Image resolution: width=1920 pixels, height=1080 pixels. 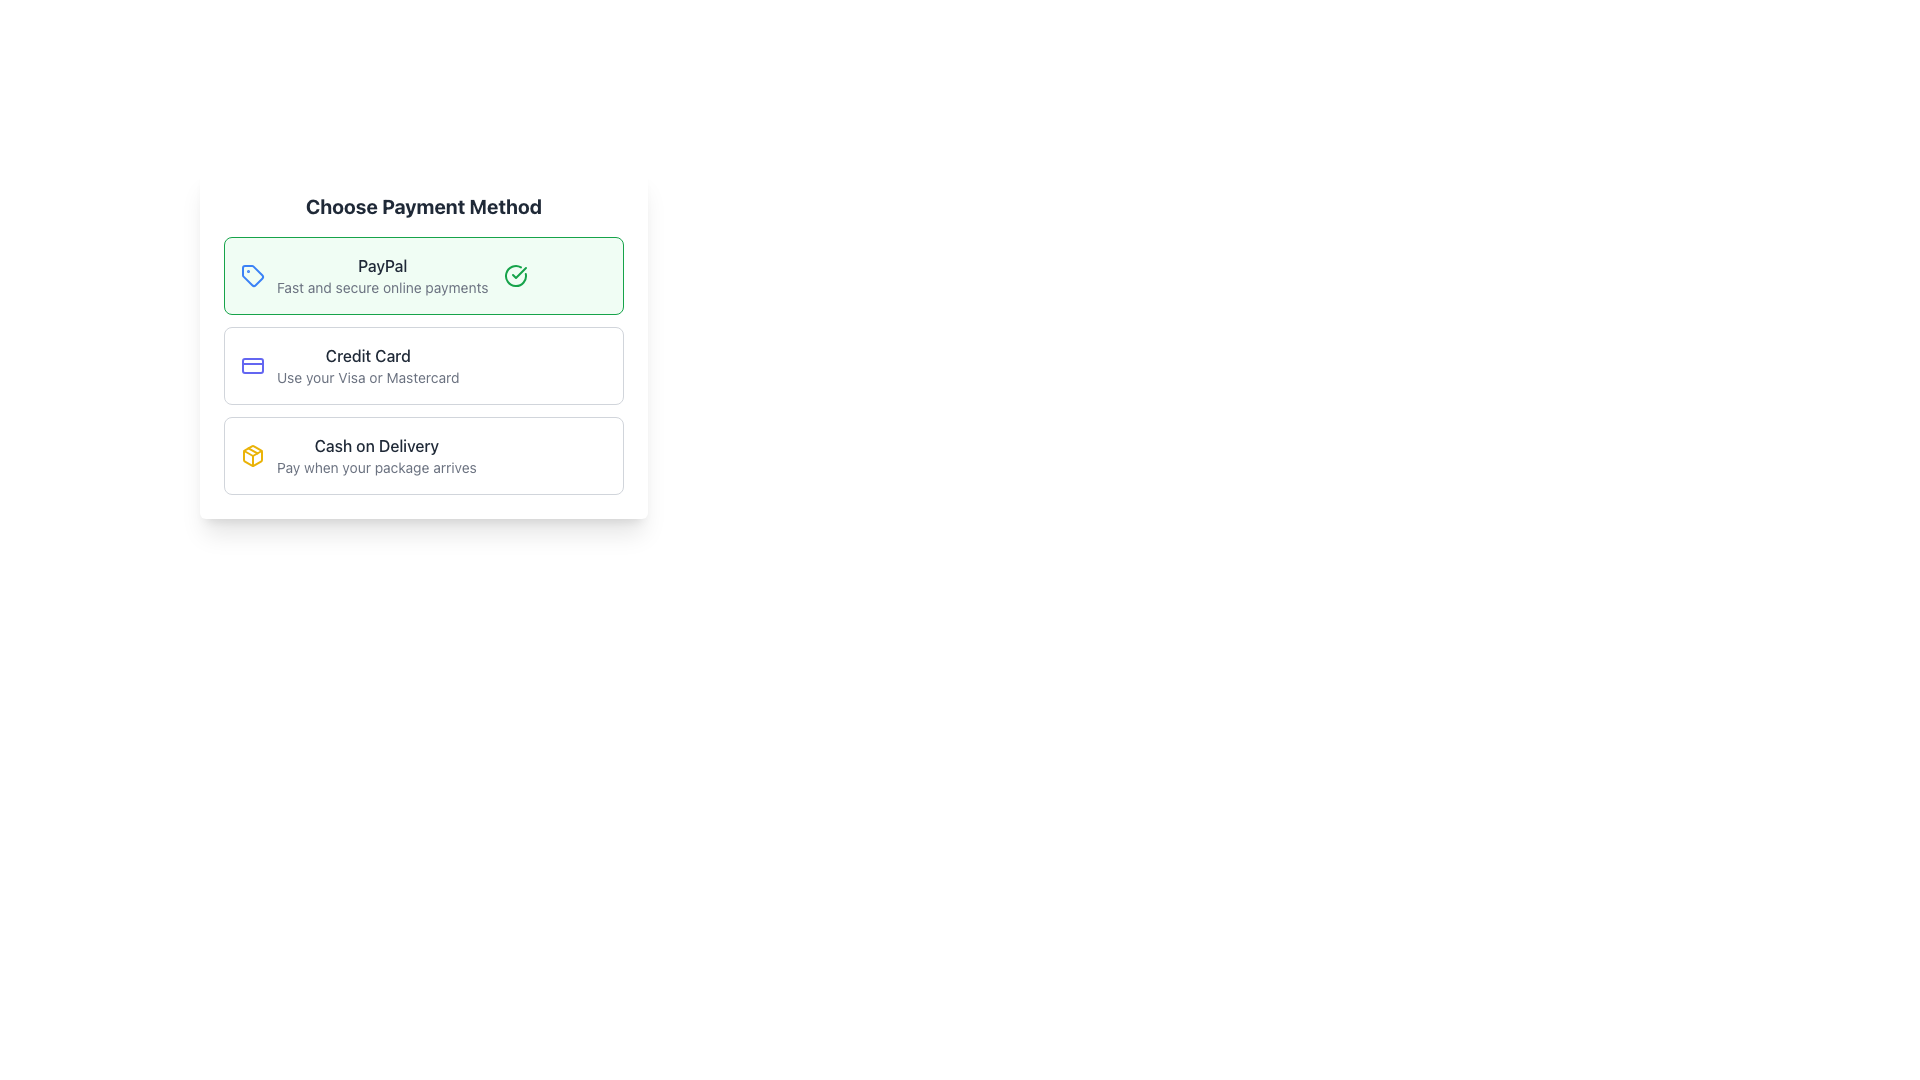 I want to click on the 'Cash on Delivery' payment option title label located at the top of its option box in the 'Choose Payment Method' section, so click(x=376, y=445).